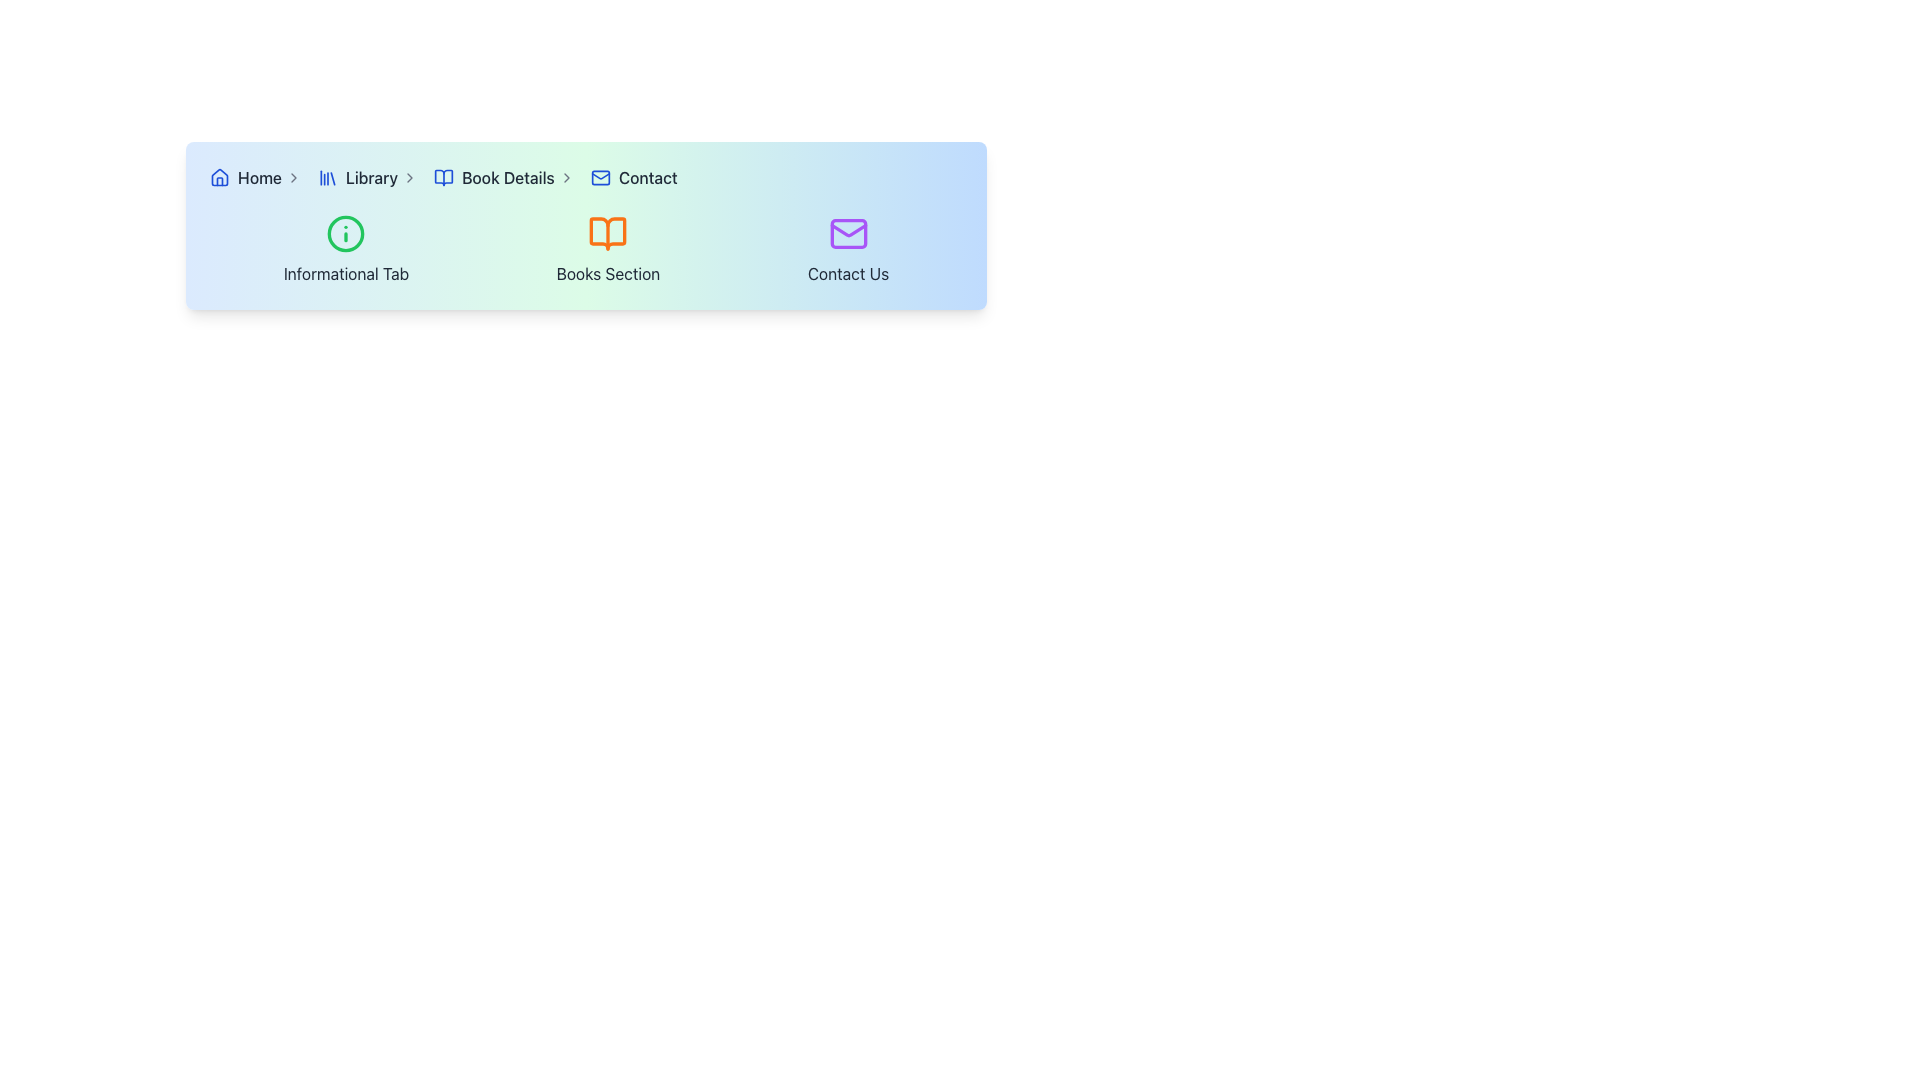 The width and height of the screenshot is (1920, 1080). Describe the element at coordinates (585, 176) in the screenshot. I see `the Breadcrumb Navigation links` at that location.